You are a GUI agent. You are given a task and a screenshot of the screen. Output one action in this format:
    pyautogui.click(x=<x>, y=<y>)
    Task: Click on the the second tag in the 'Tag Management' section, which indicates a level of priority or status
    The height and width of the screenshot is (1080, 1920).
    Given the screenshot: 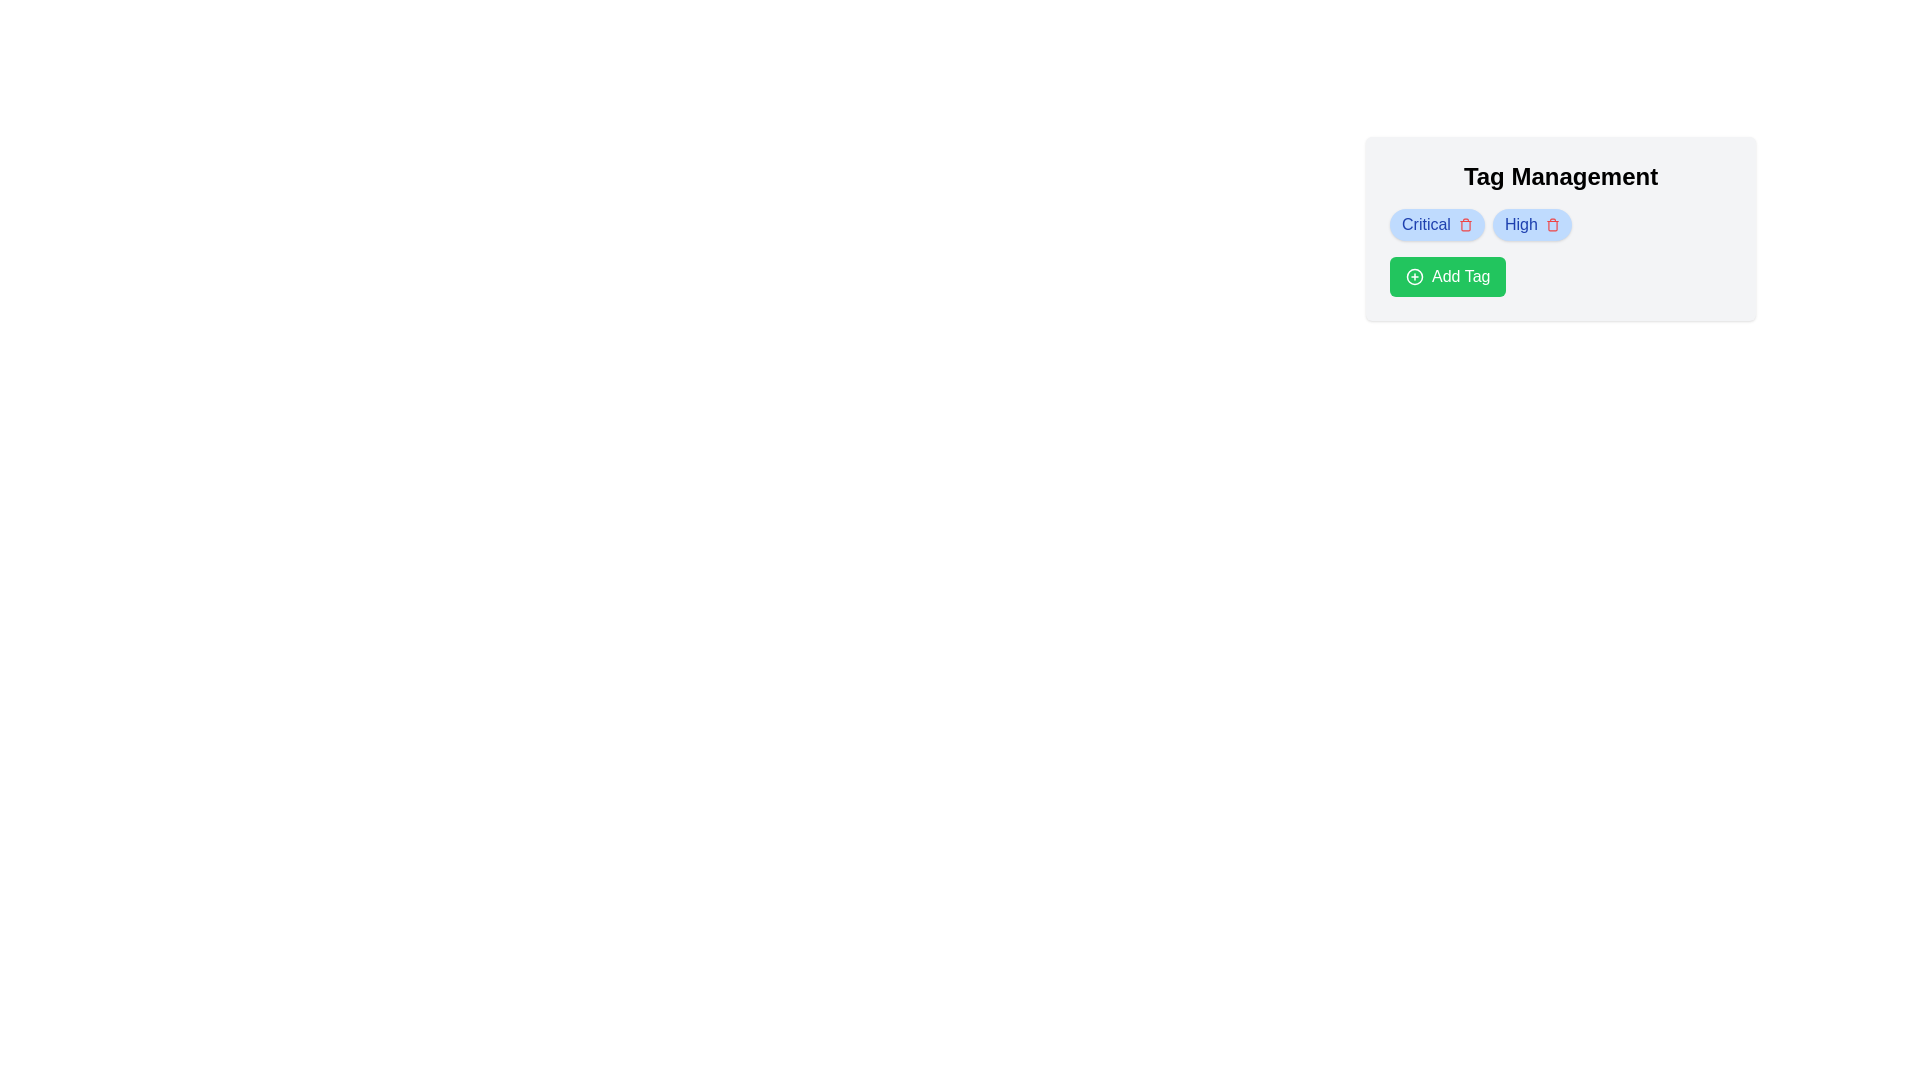 What is the action you would take?
    pyautogui.click(x=1520, y=224)
    